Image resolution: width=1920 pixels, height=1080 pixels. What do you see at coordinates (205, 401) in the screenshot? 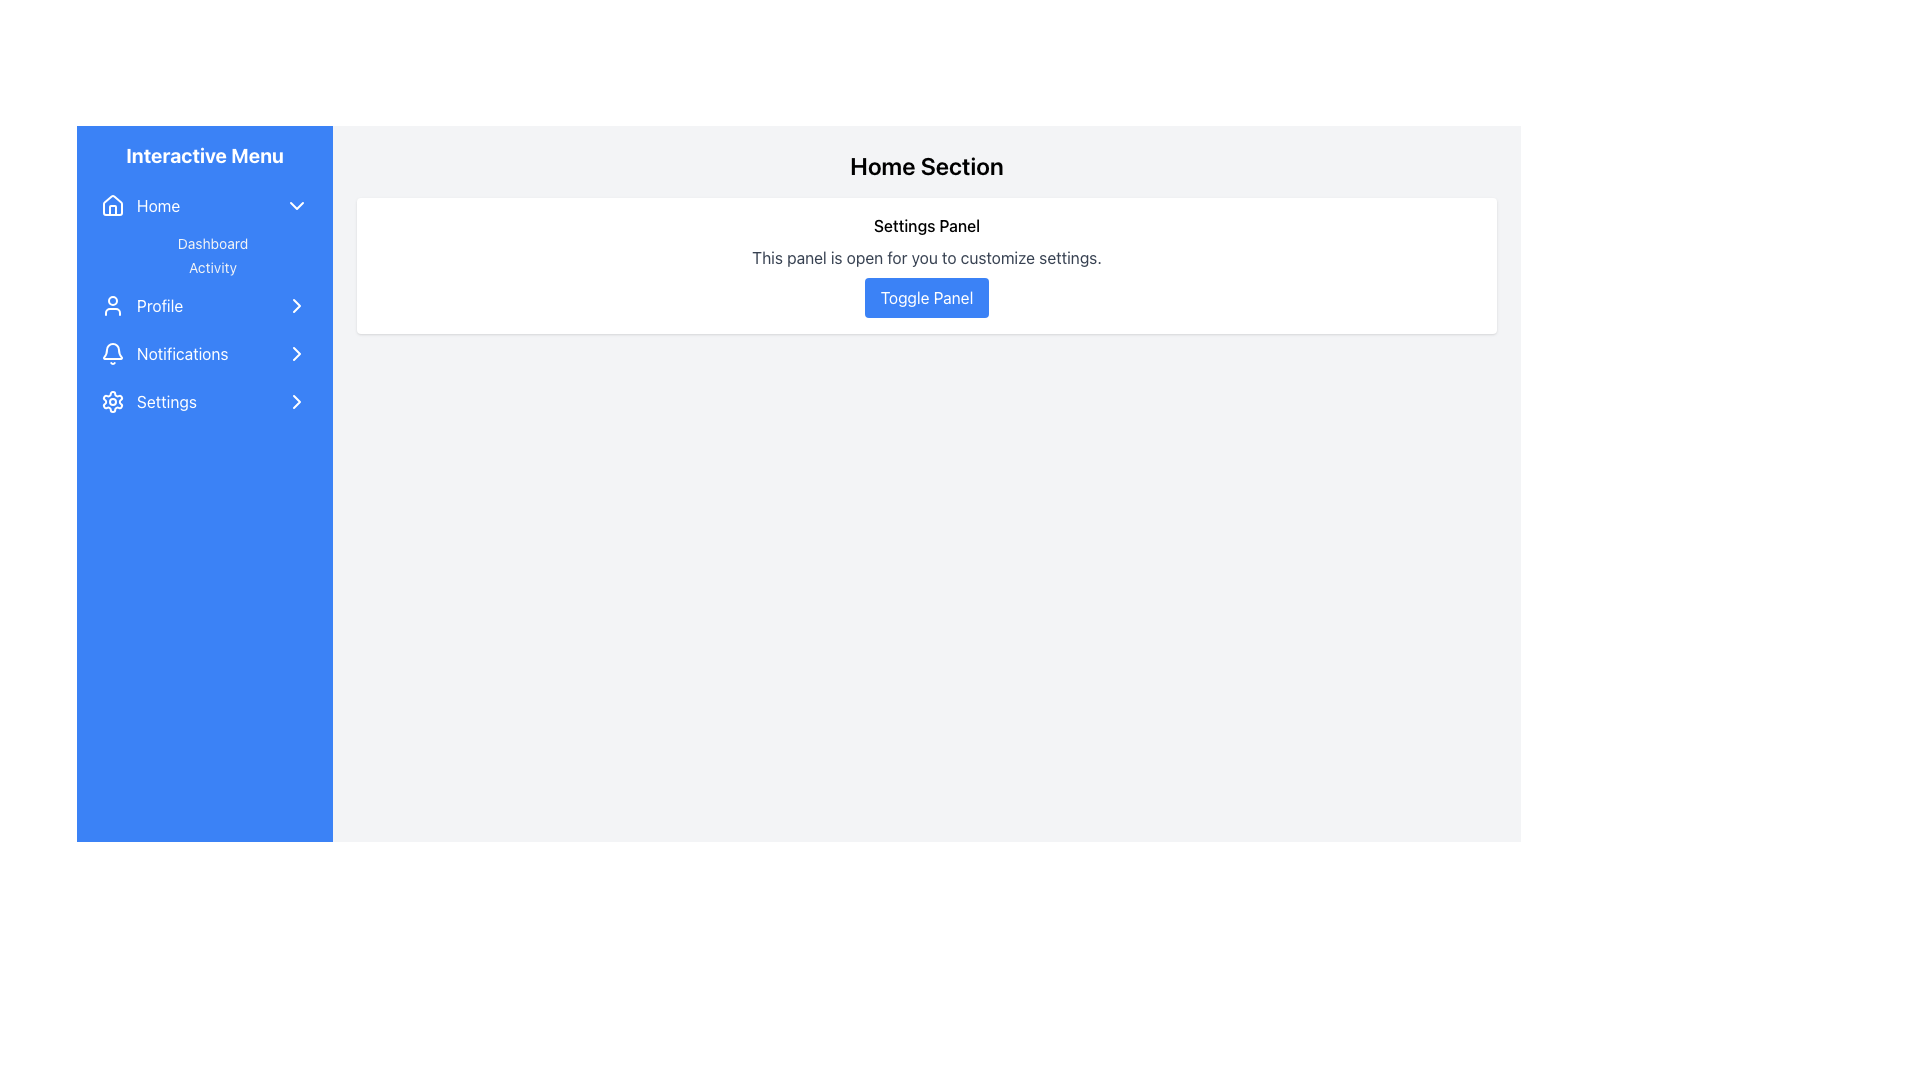
I see `the fifth item in the vertical navigation menu on the left side of the interface` at bounding box center [205, 401].